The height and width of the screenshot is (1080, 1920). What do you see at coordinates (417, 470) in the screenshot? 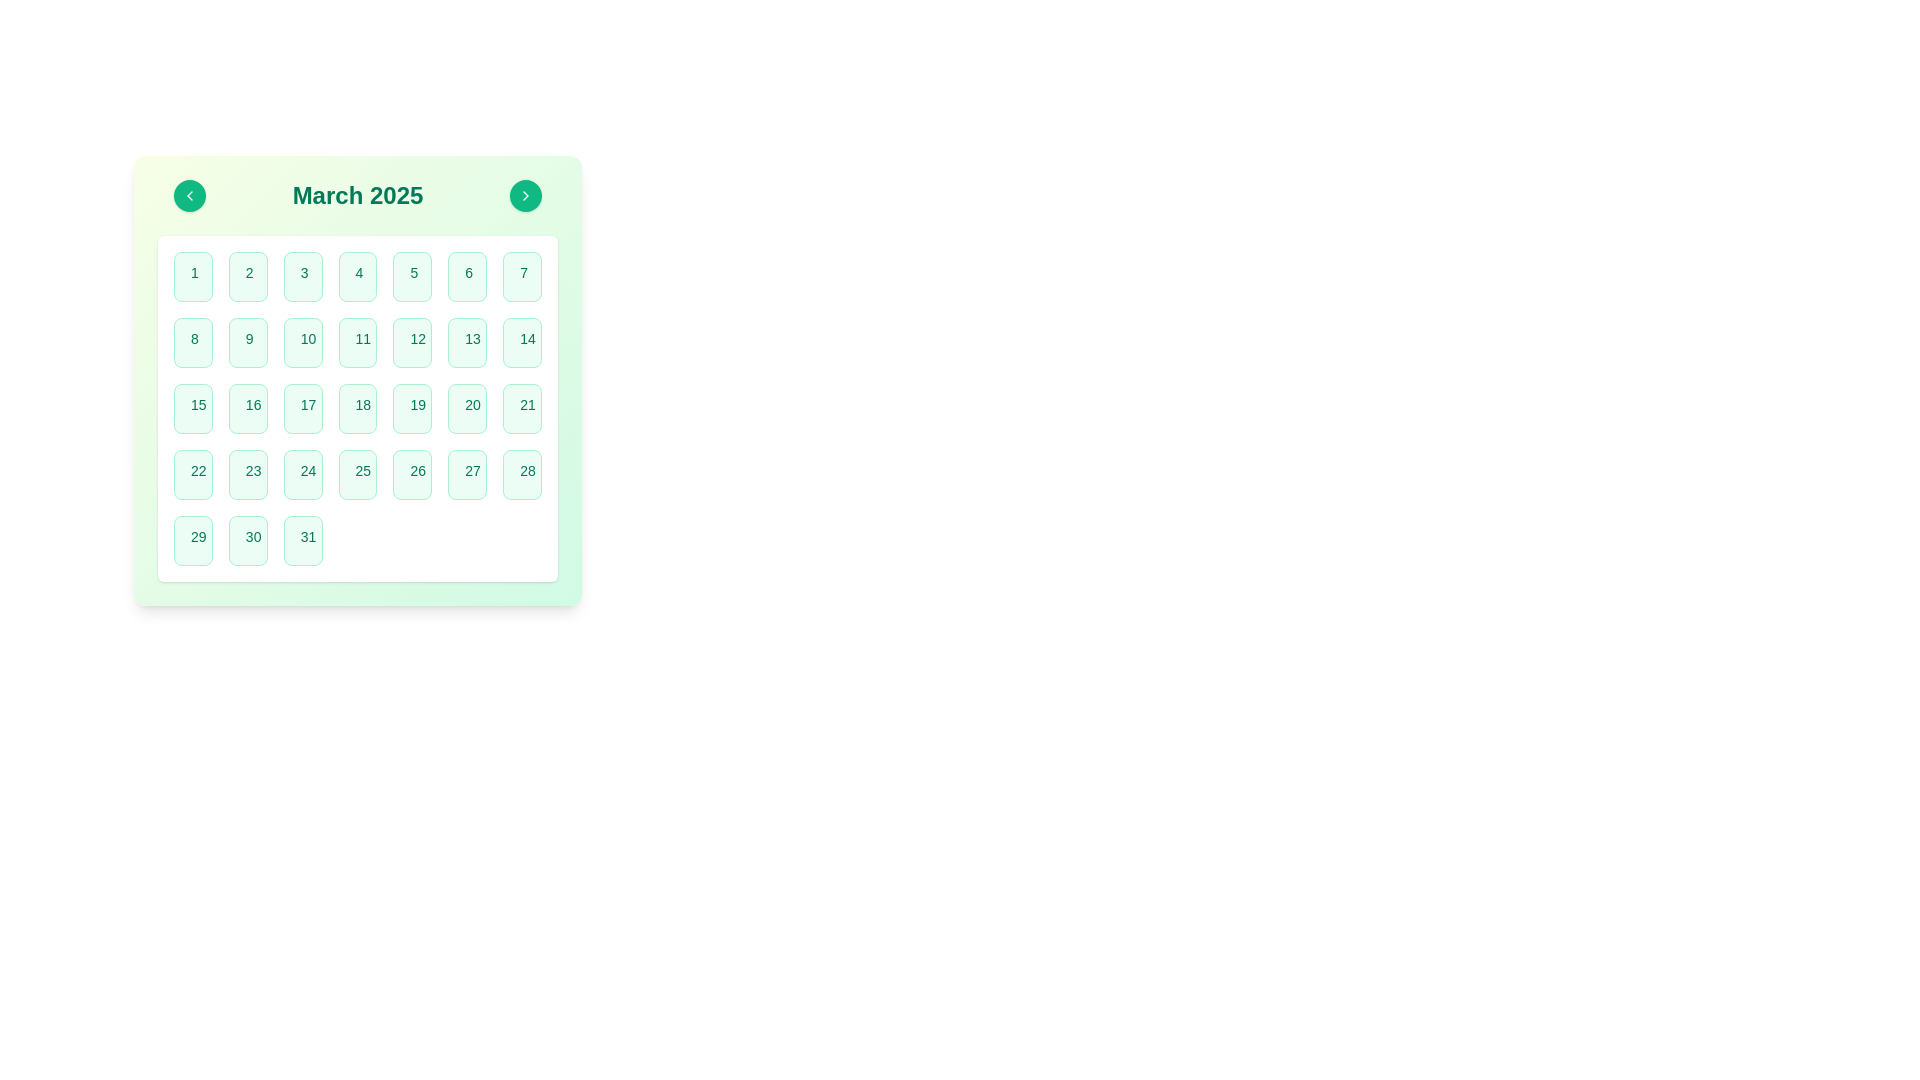
I see `text element displaying the number '26' located in the bottom right portion of the calendar, centered within a highlighted cell for the 26th day` at bounding box center [417, 470].